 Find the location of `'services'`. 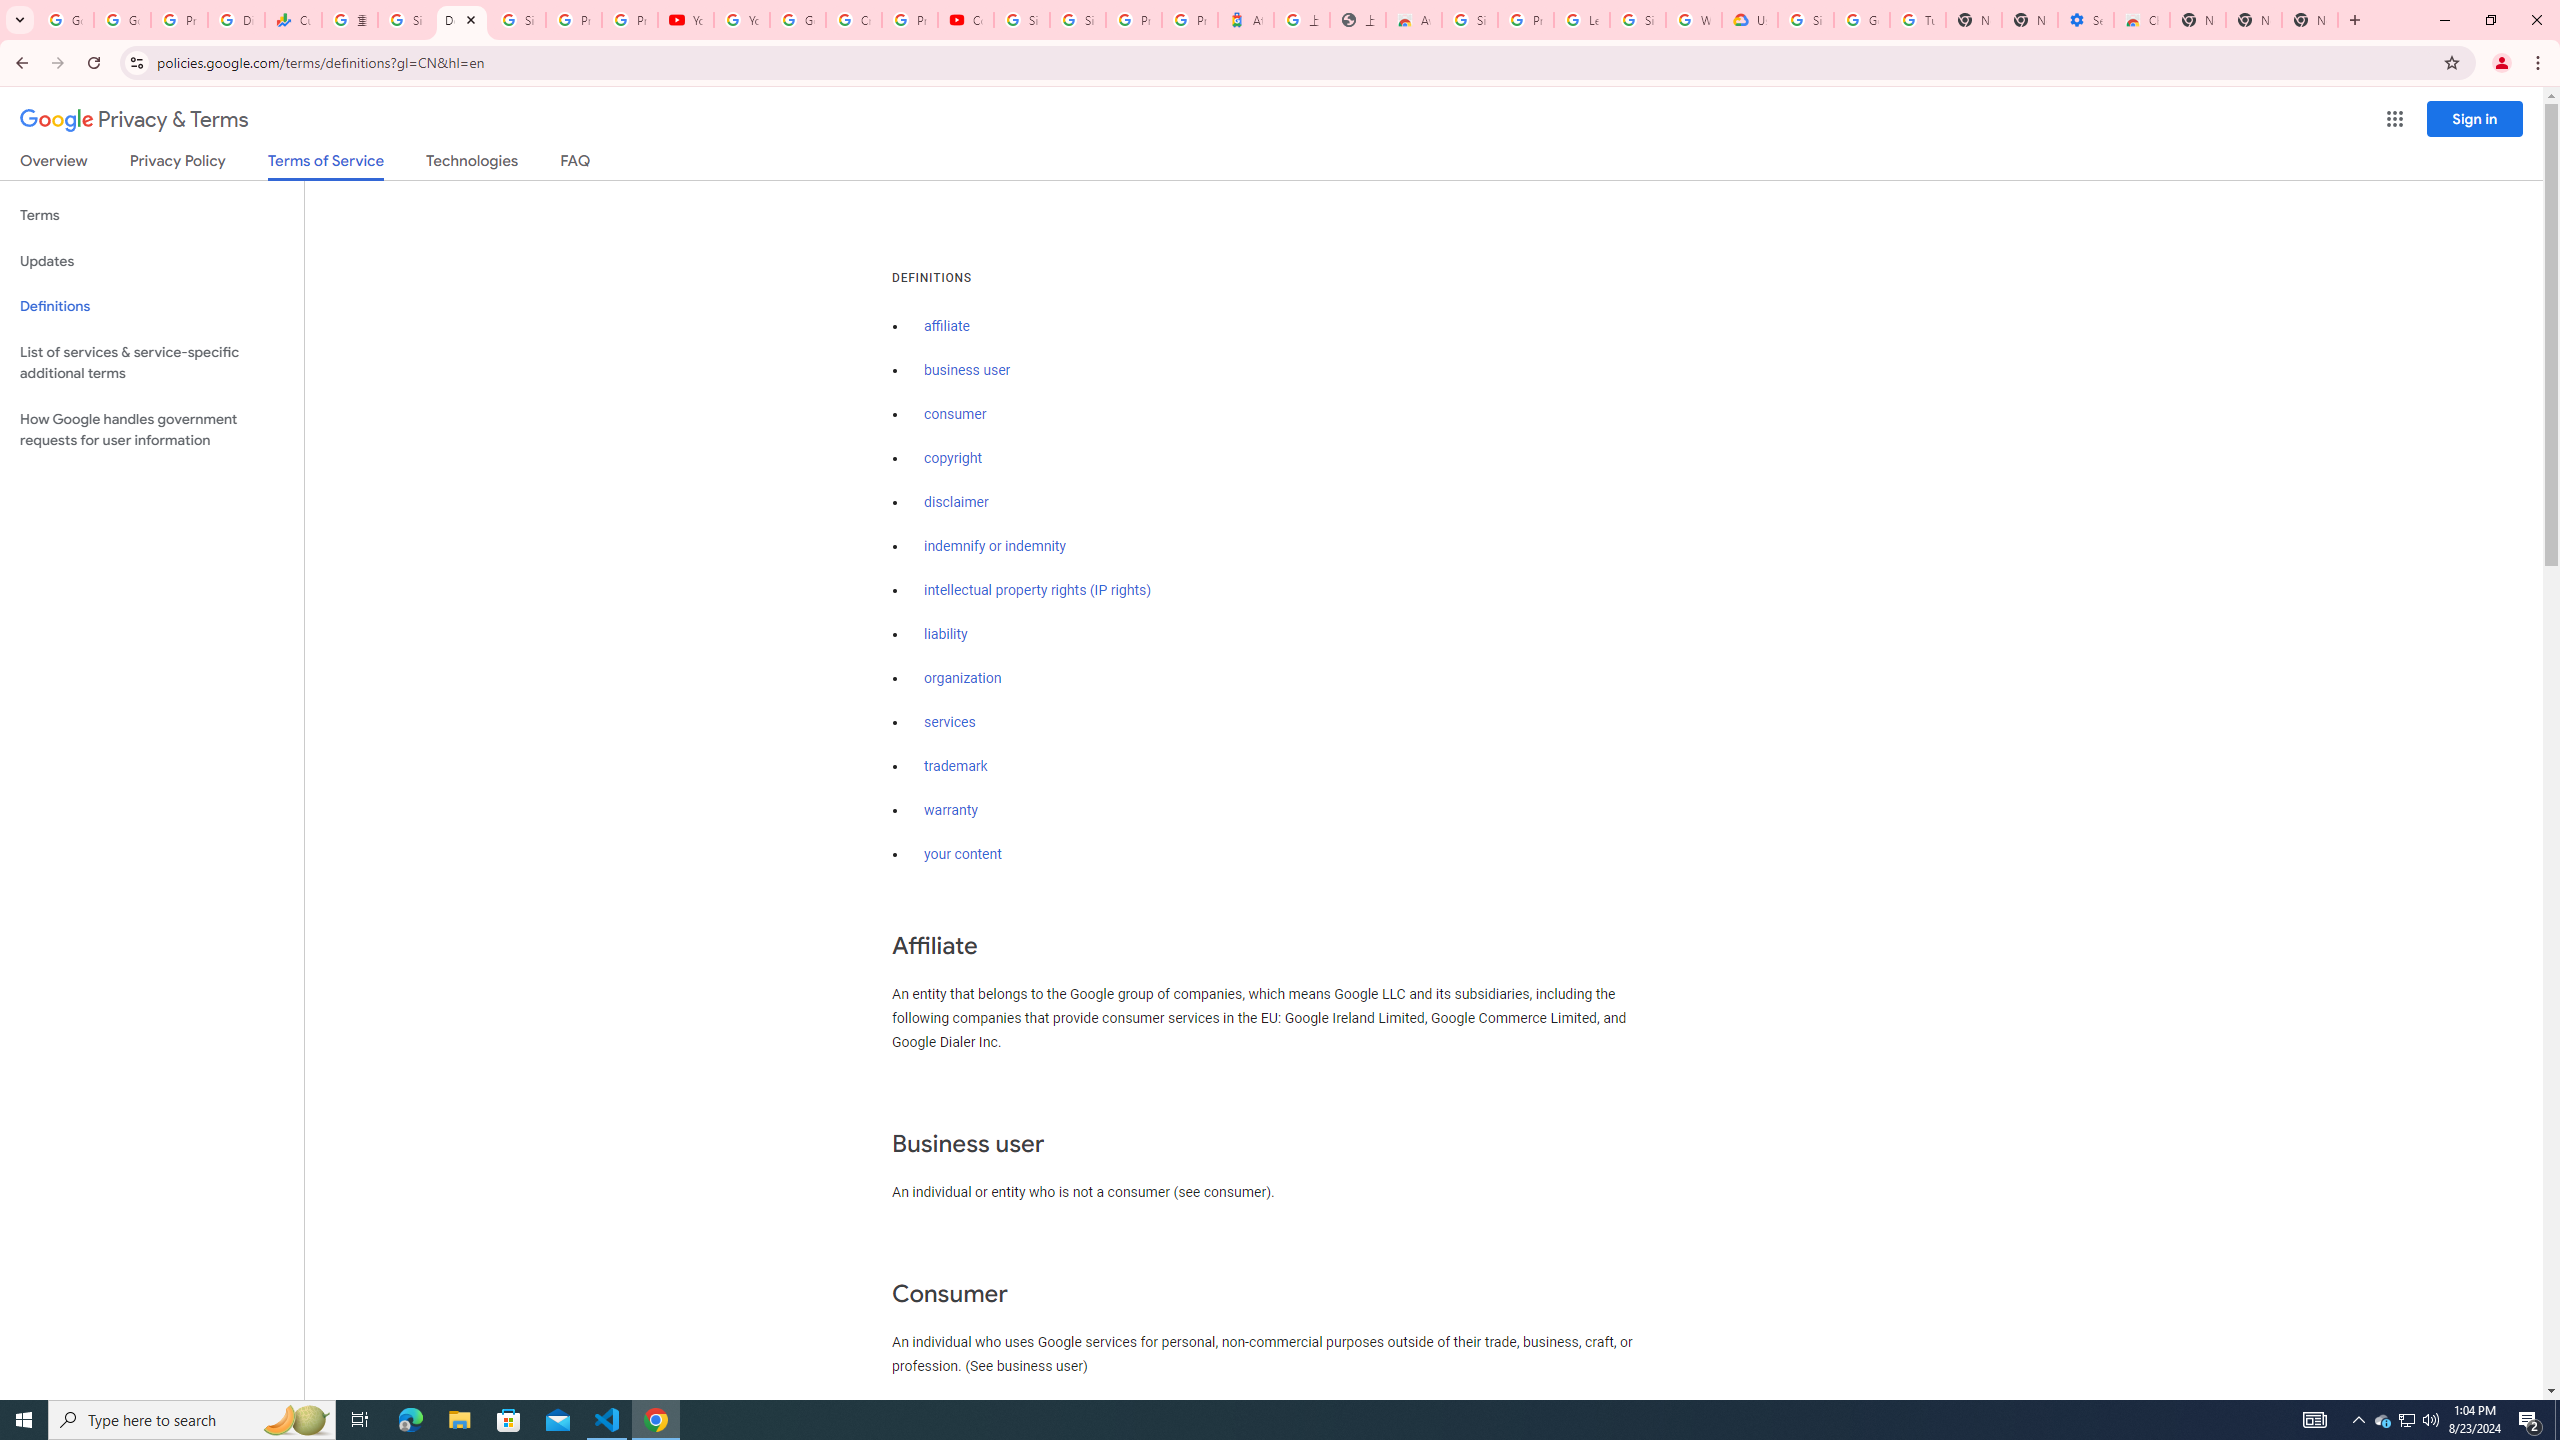

'services' is located at coordinates (949, 721).